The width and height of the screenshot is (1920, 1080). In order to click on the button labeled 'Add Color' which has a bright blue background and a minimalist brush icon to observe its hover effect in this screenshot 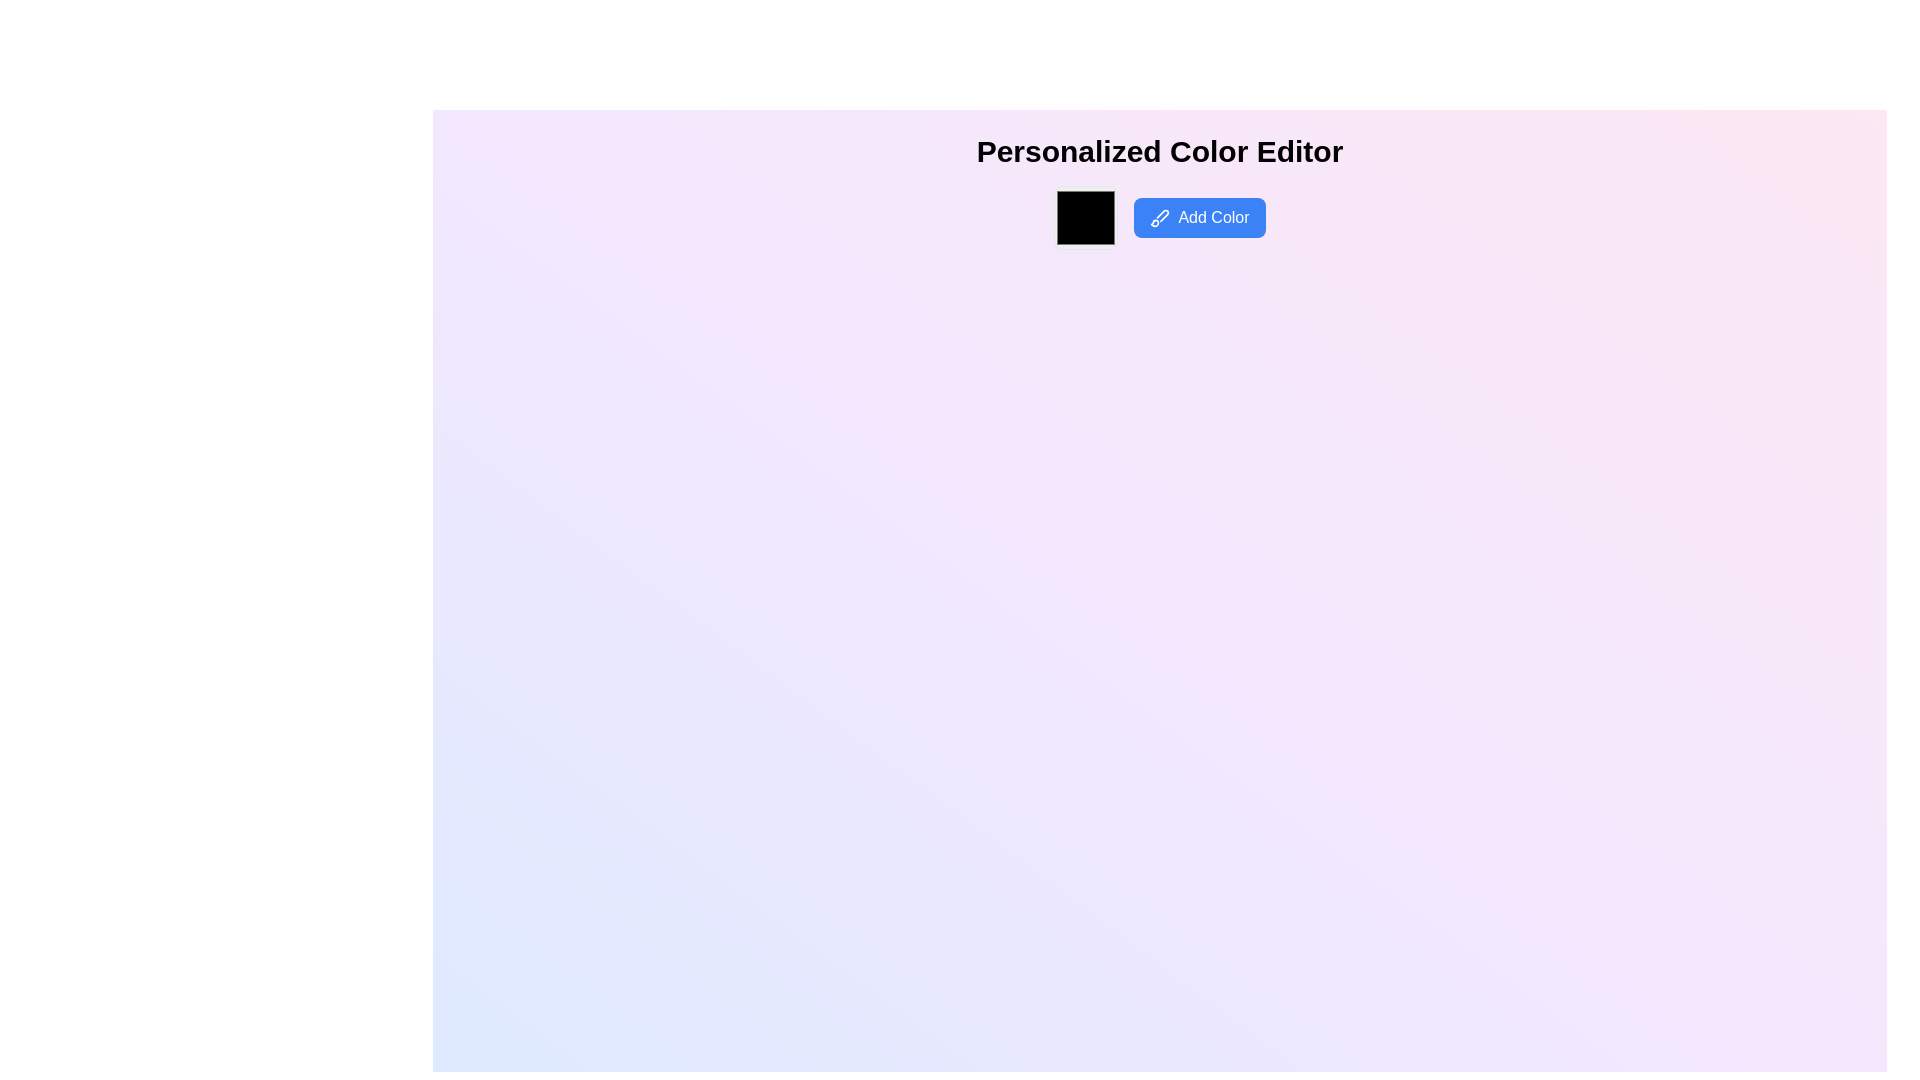, I will do `click(1200, 218)`.